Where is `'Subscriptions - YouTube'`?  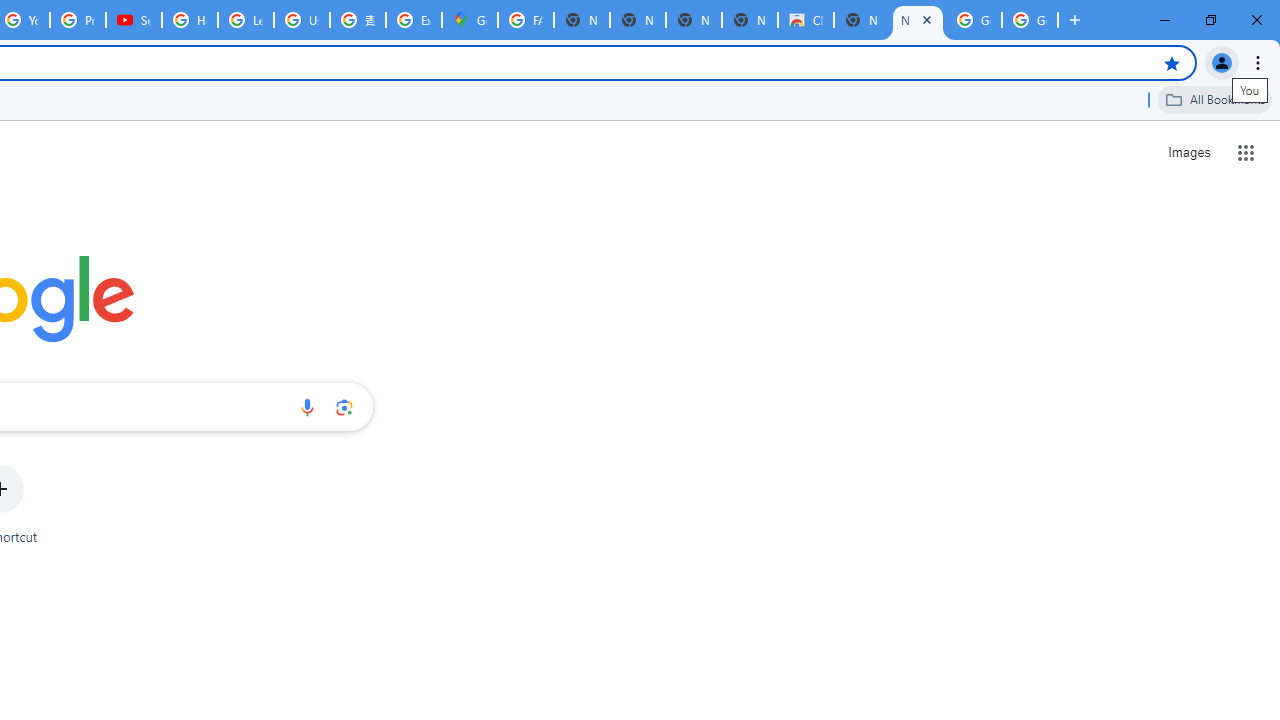 'Subscriptions - YouTube' is located at coordinates (133, 20).